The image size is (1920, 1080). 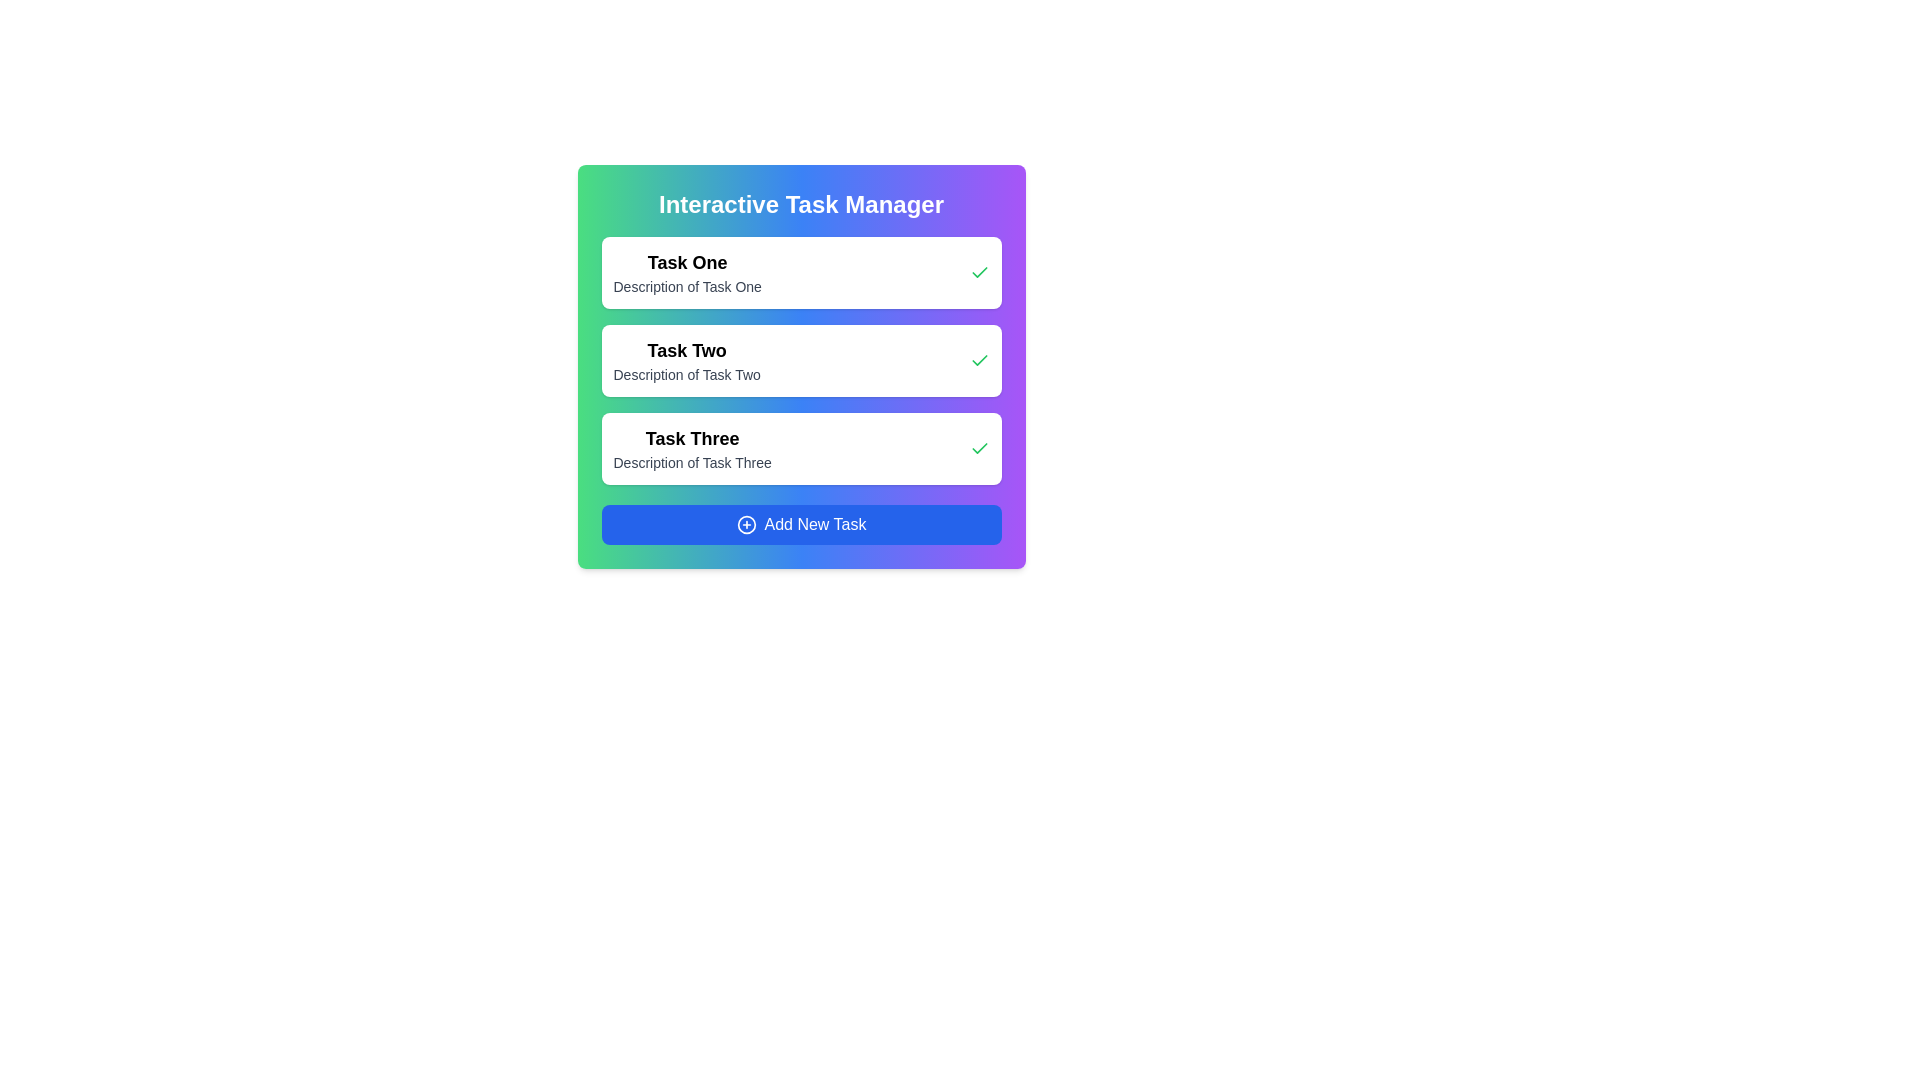 I want to click on the circular graphic element located within the icon to the left of the 'Add New Task' button, so click(x=745, y=523).